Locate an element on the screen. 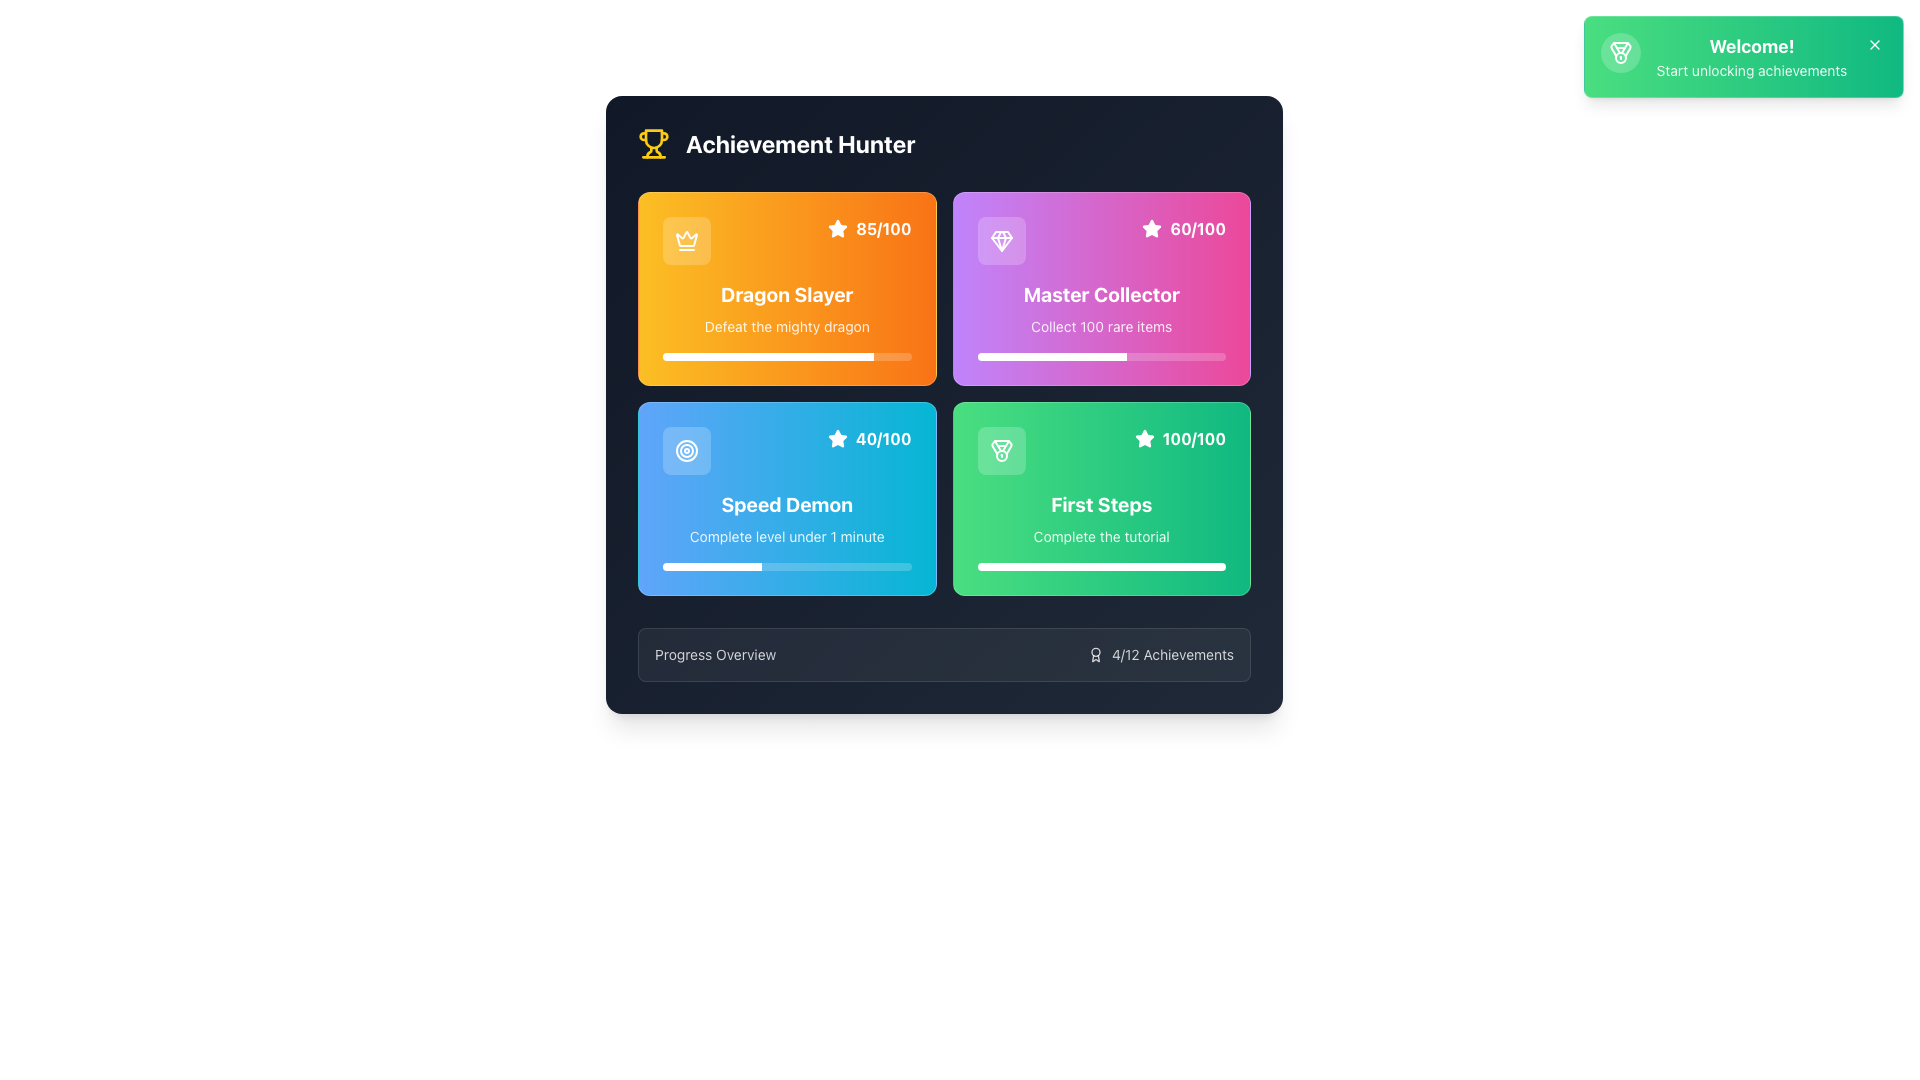 The image size is (1920, 1080). the scoring or rating indicator icon located in the upper right section of the 'Master Collector' card, adjacent to the score '60/100' is located at coordinates (1152, 227).